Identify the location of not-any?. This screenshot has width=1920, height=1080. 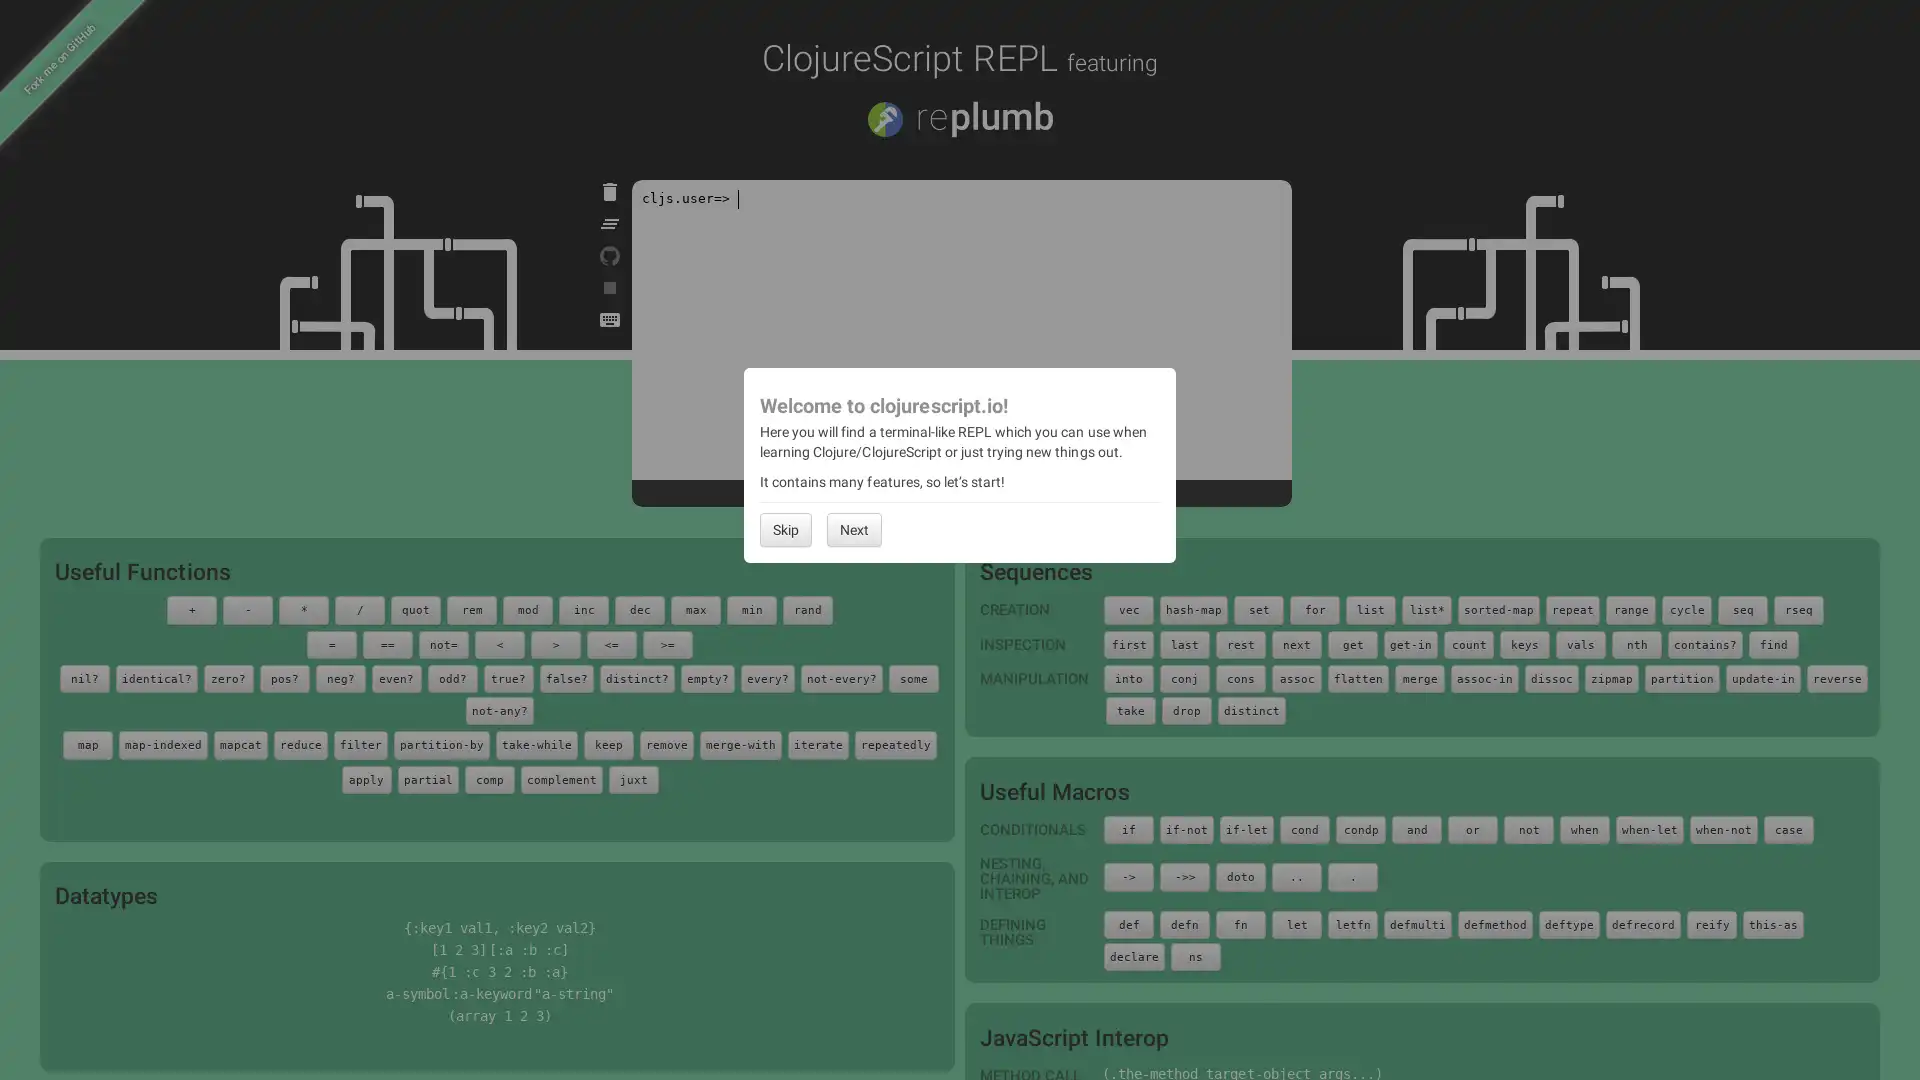
(499, 709).